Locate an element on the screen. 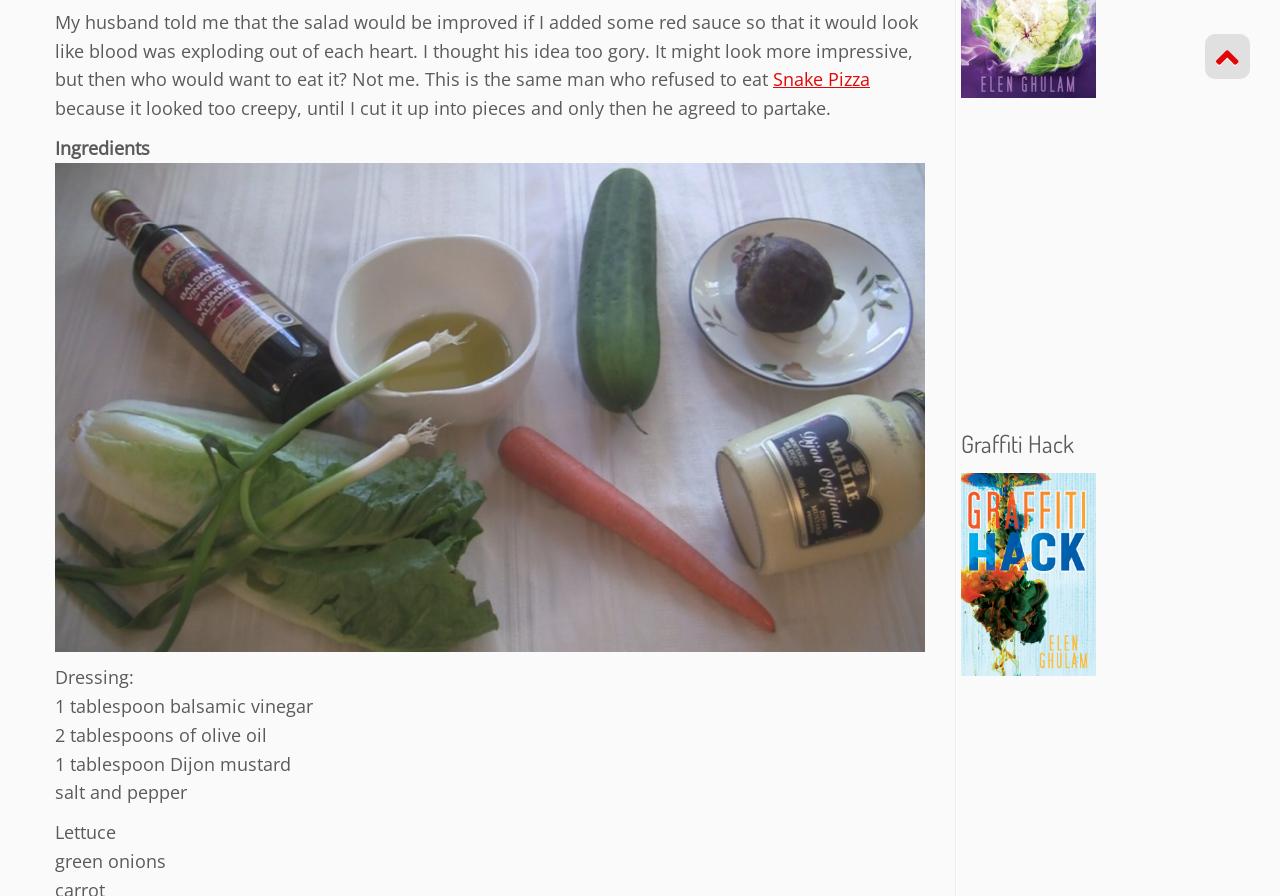 This screenshot has height=896, width=1280. '1 tablespoon balsamic vinegar' is located at coordinates (55, 704).